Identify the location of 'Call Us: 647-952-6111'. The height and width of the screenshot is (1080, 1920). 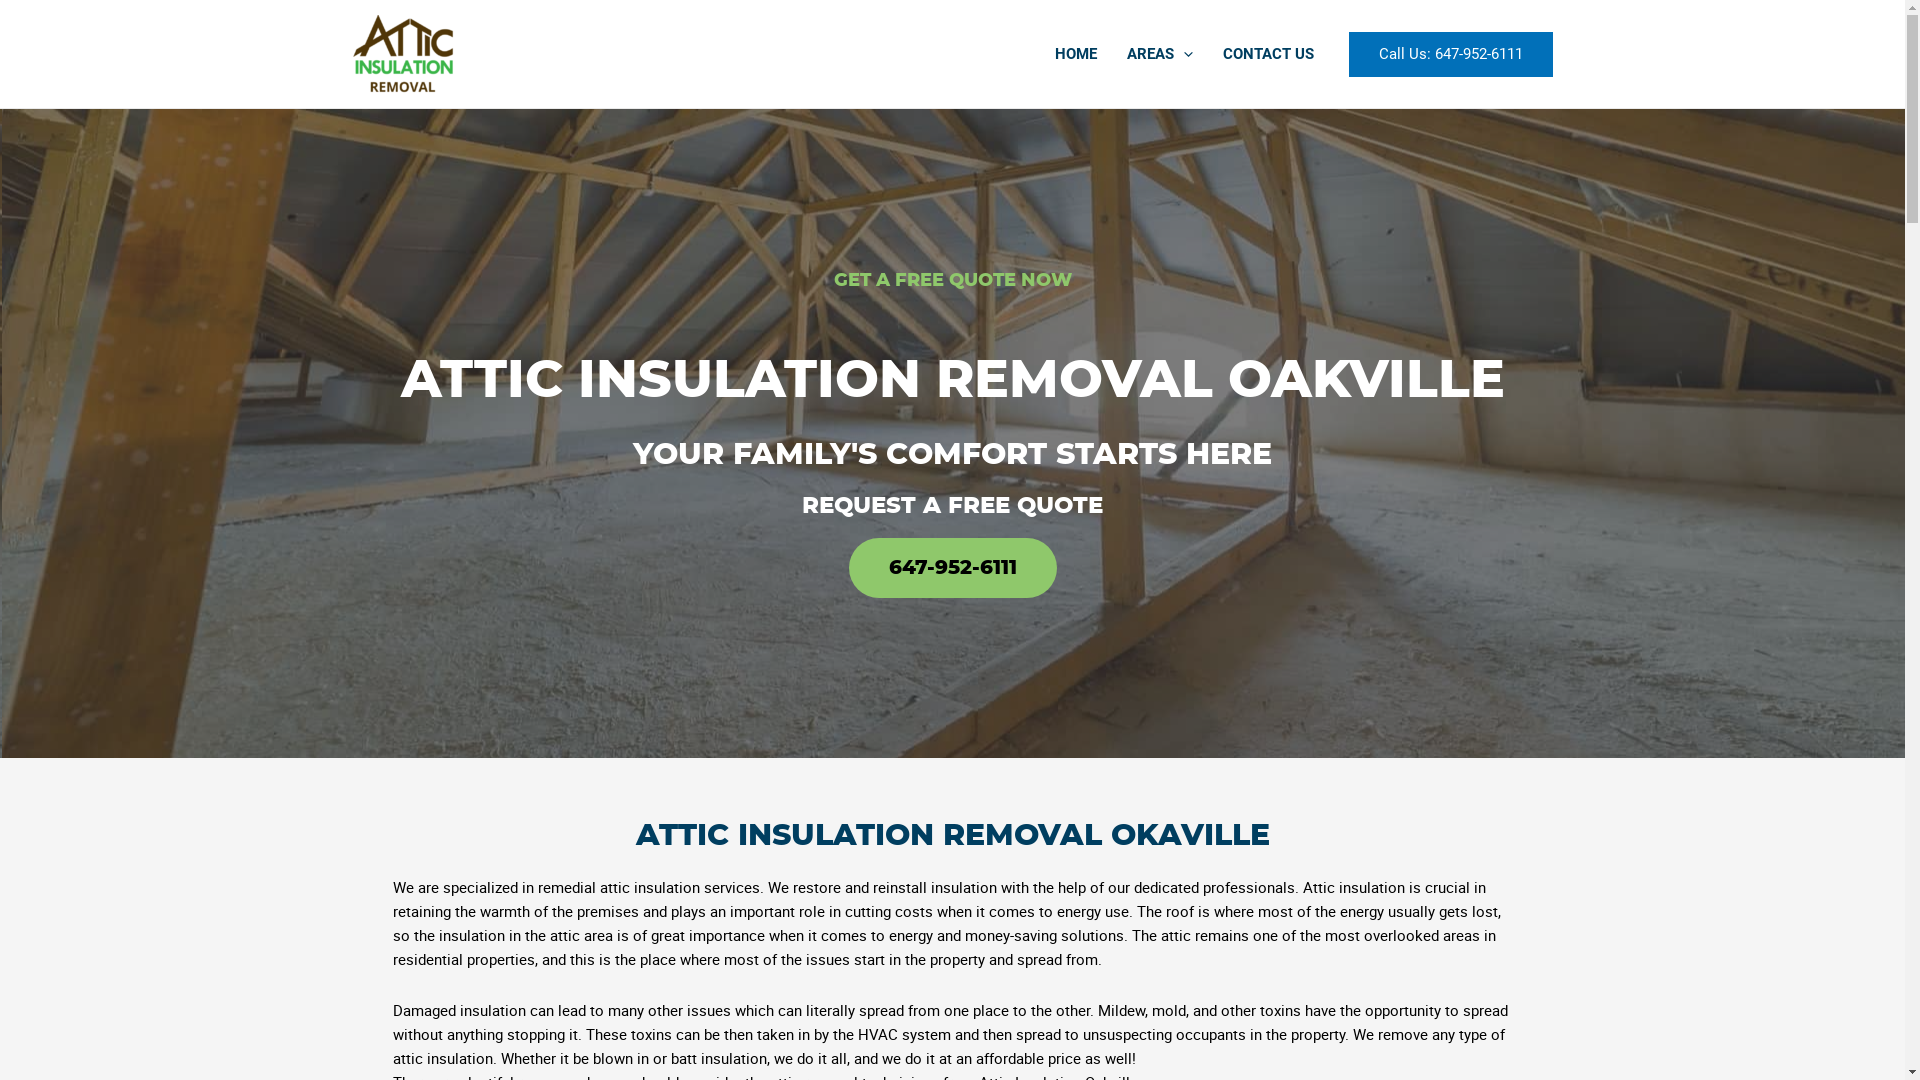
(1449, 53).